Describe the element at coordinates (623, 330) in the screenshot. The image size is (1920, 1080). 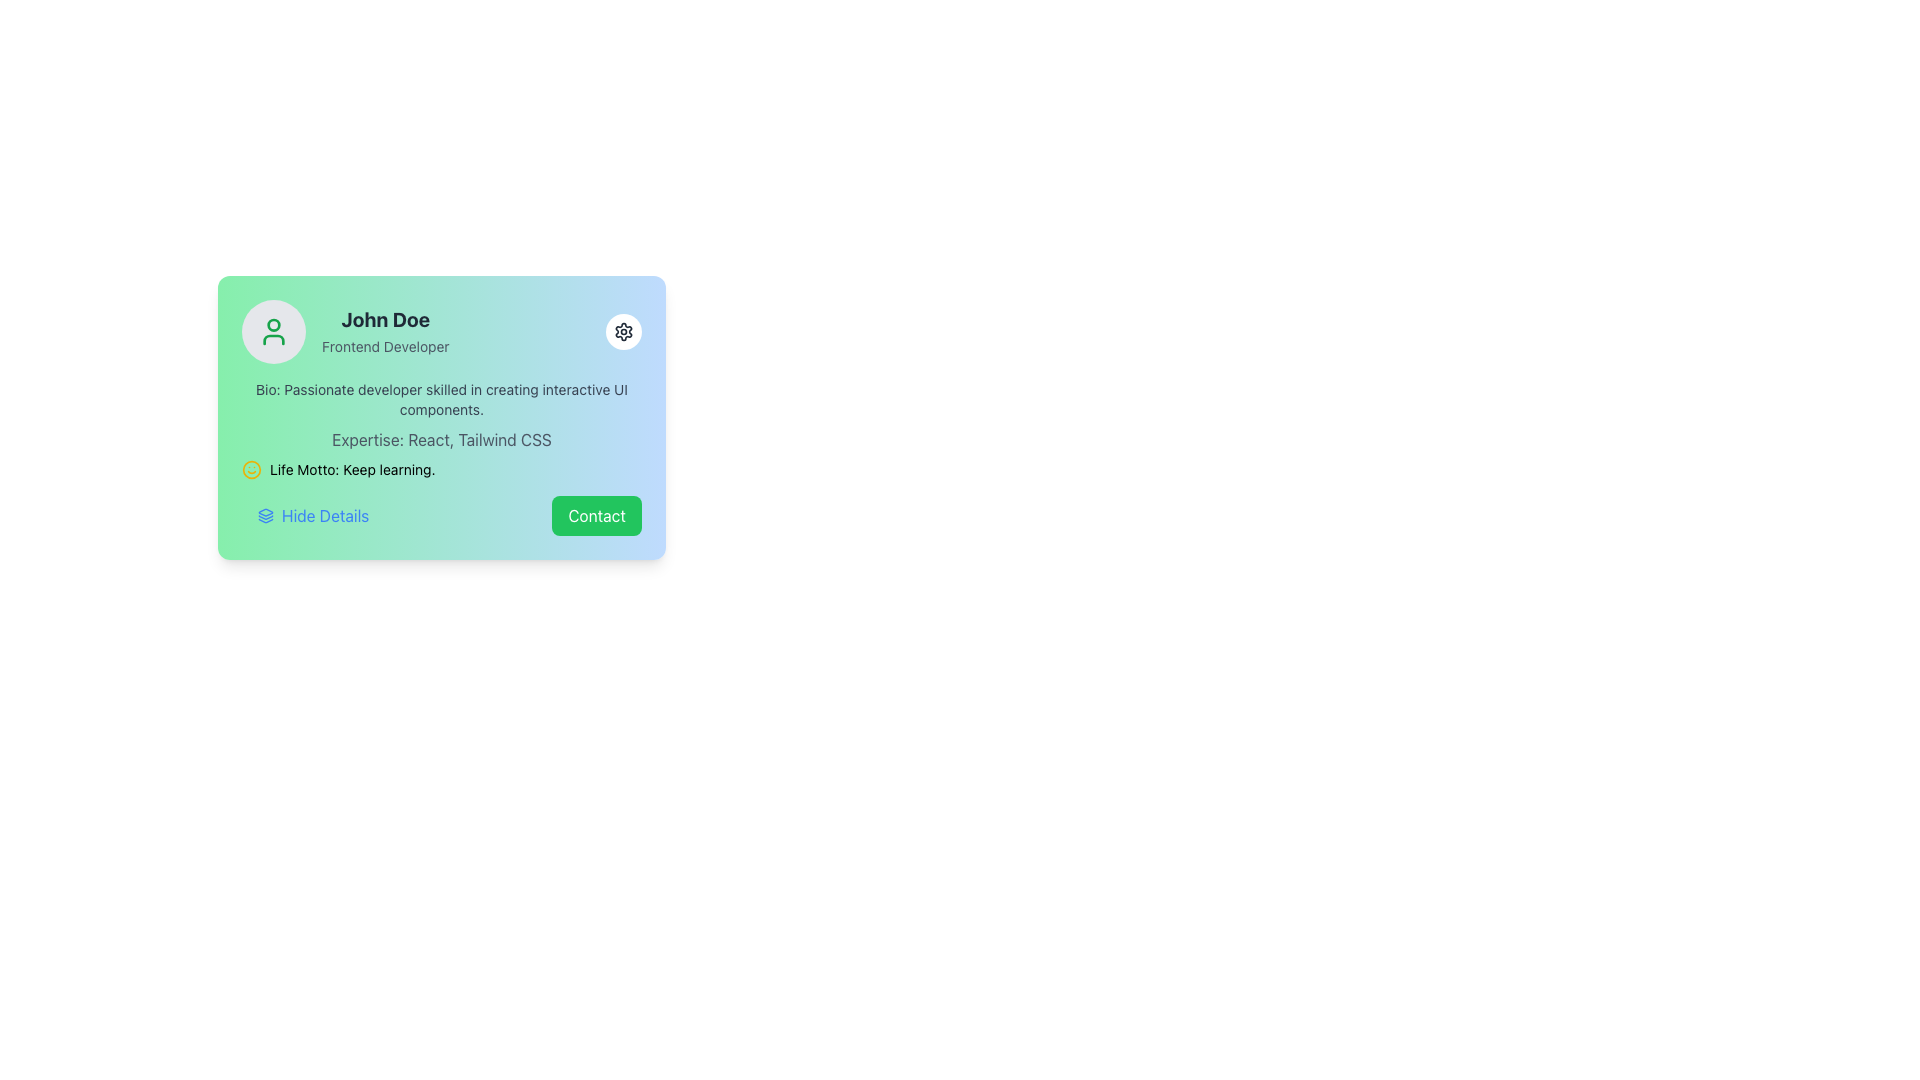
I see `the gear-shaped icon located in the top-right corner of the user profile card containing 'John Doe - Frontend Developer'` at that location.